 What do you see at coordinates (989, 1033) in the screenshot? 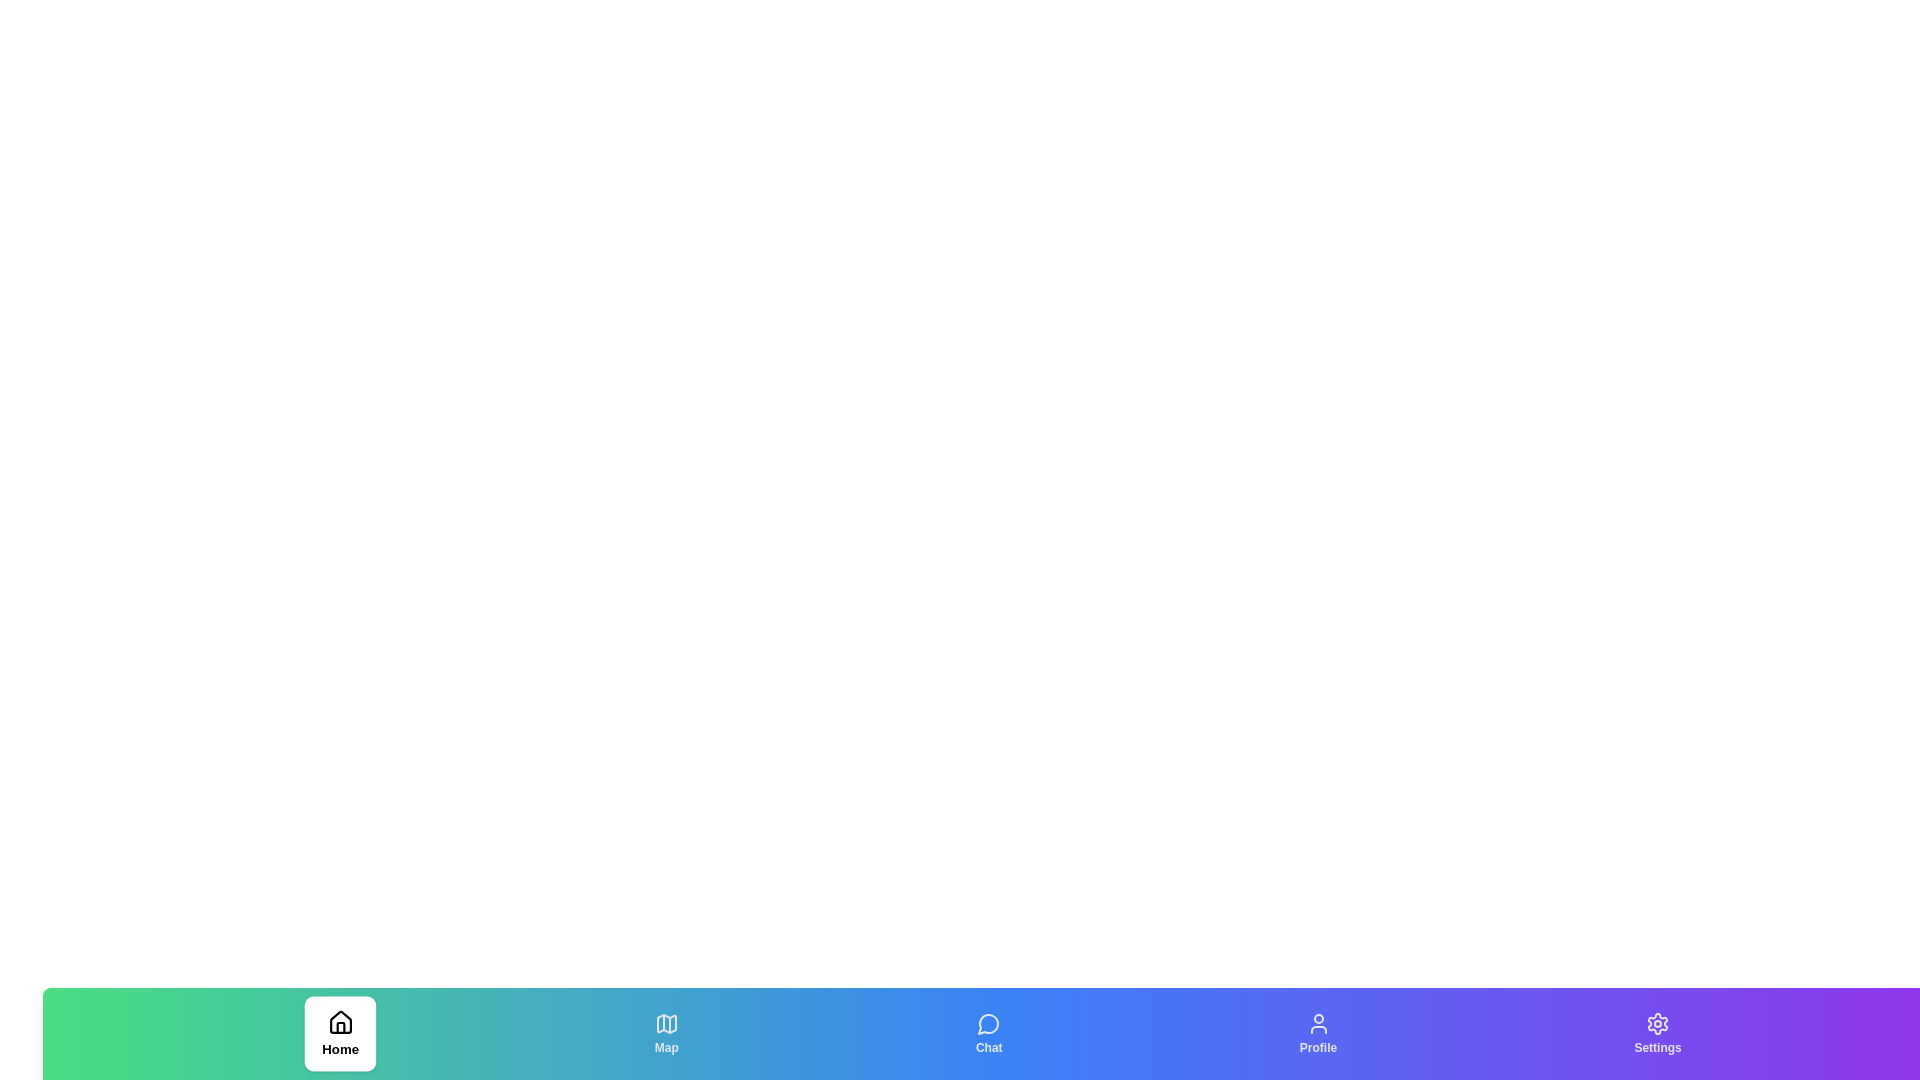
I see `the Chat tab to switch the active state` at bounding box center [989, 1033].